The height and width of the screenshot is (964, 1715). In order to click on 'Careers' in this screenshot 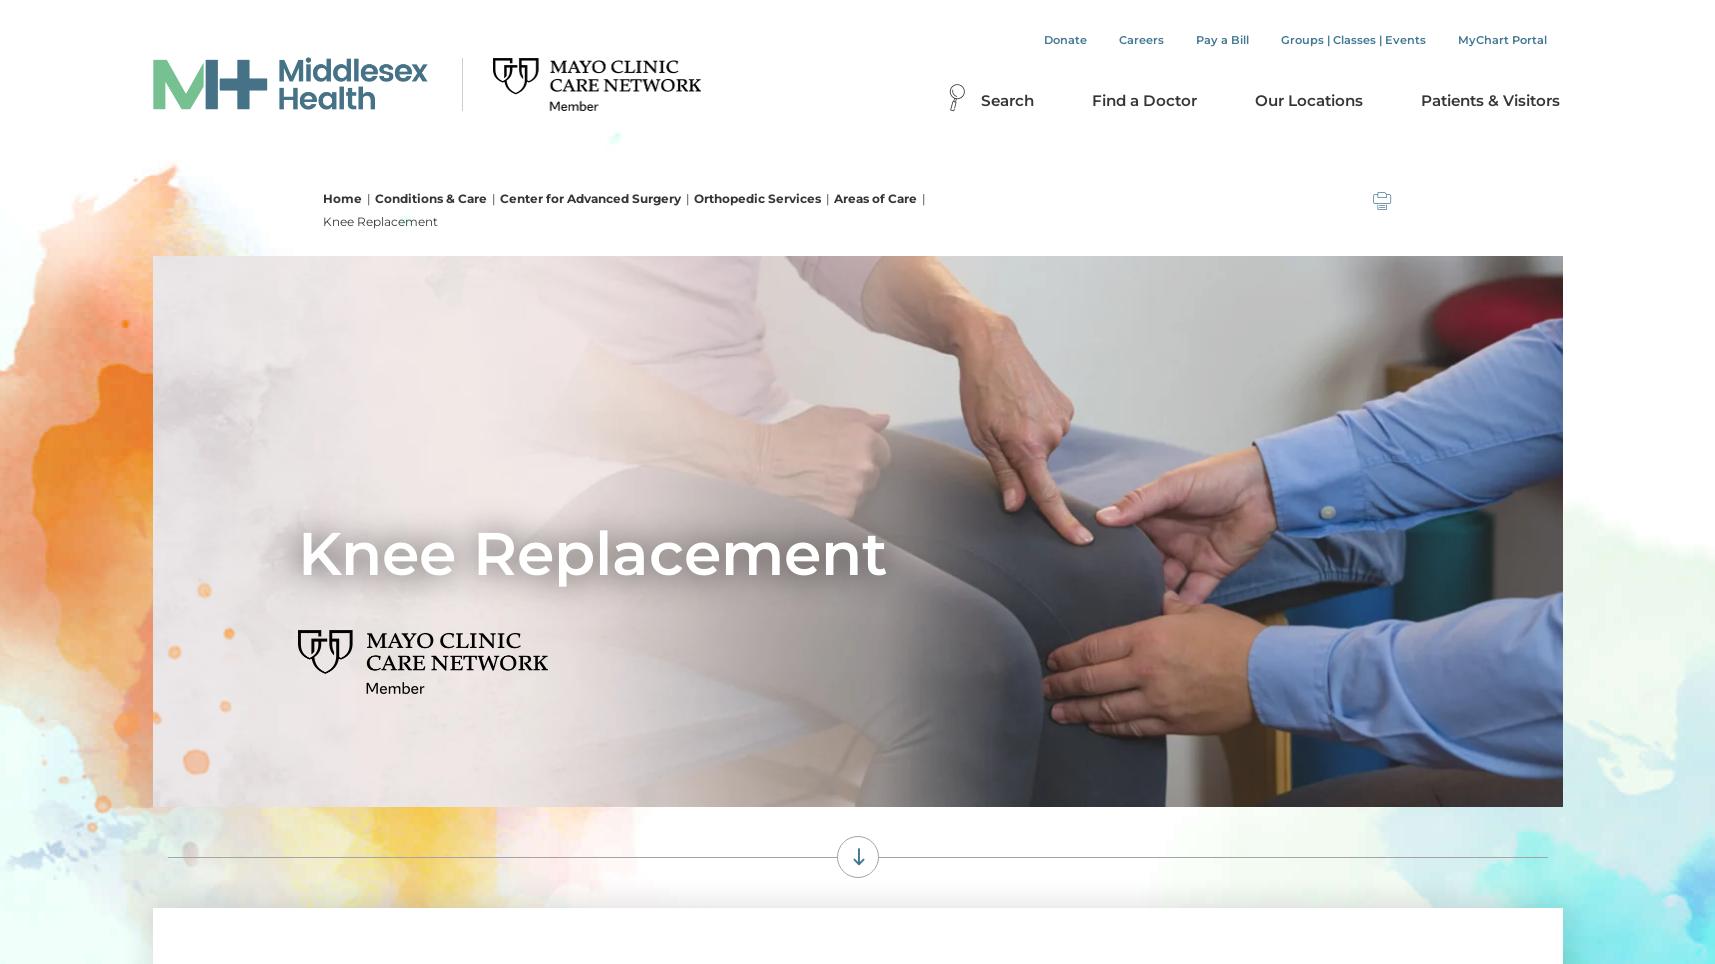, I will do `click(1140, 39)`.